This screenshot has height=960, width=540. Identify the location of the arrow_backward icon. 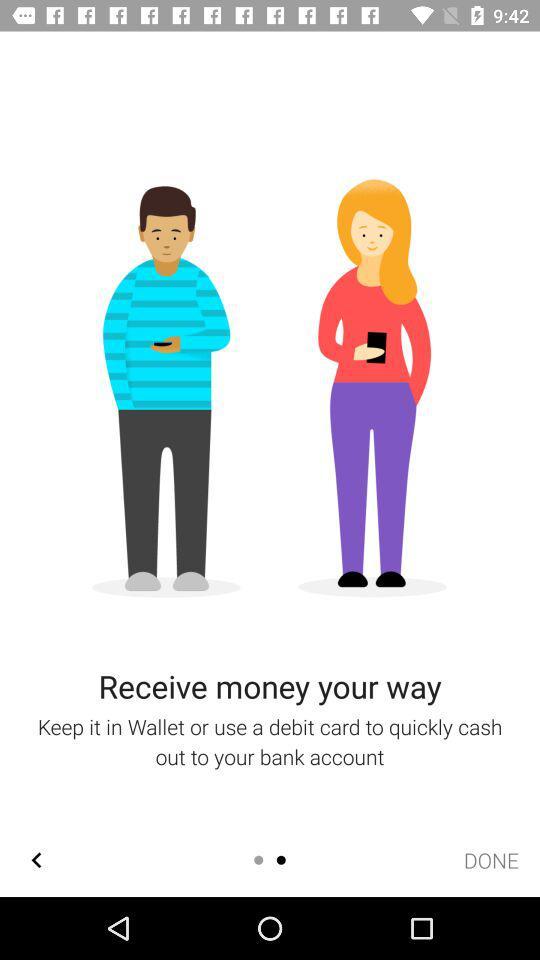
(36, 859).